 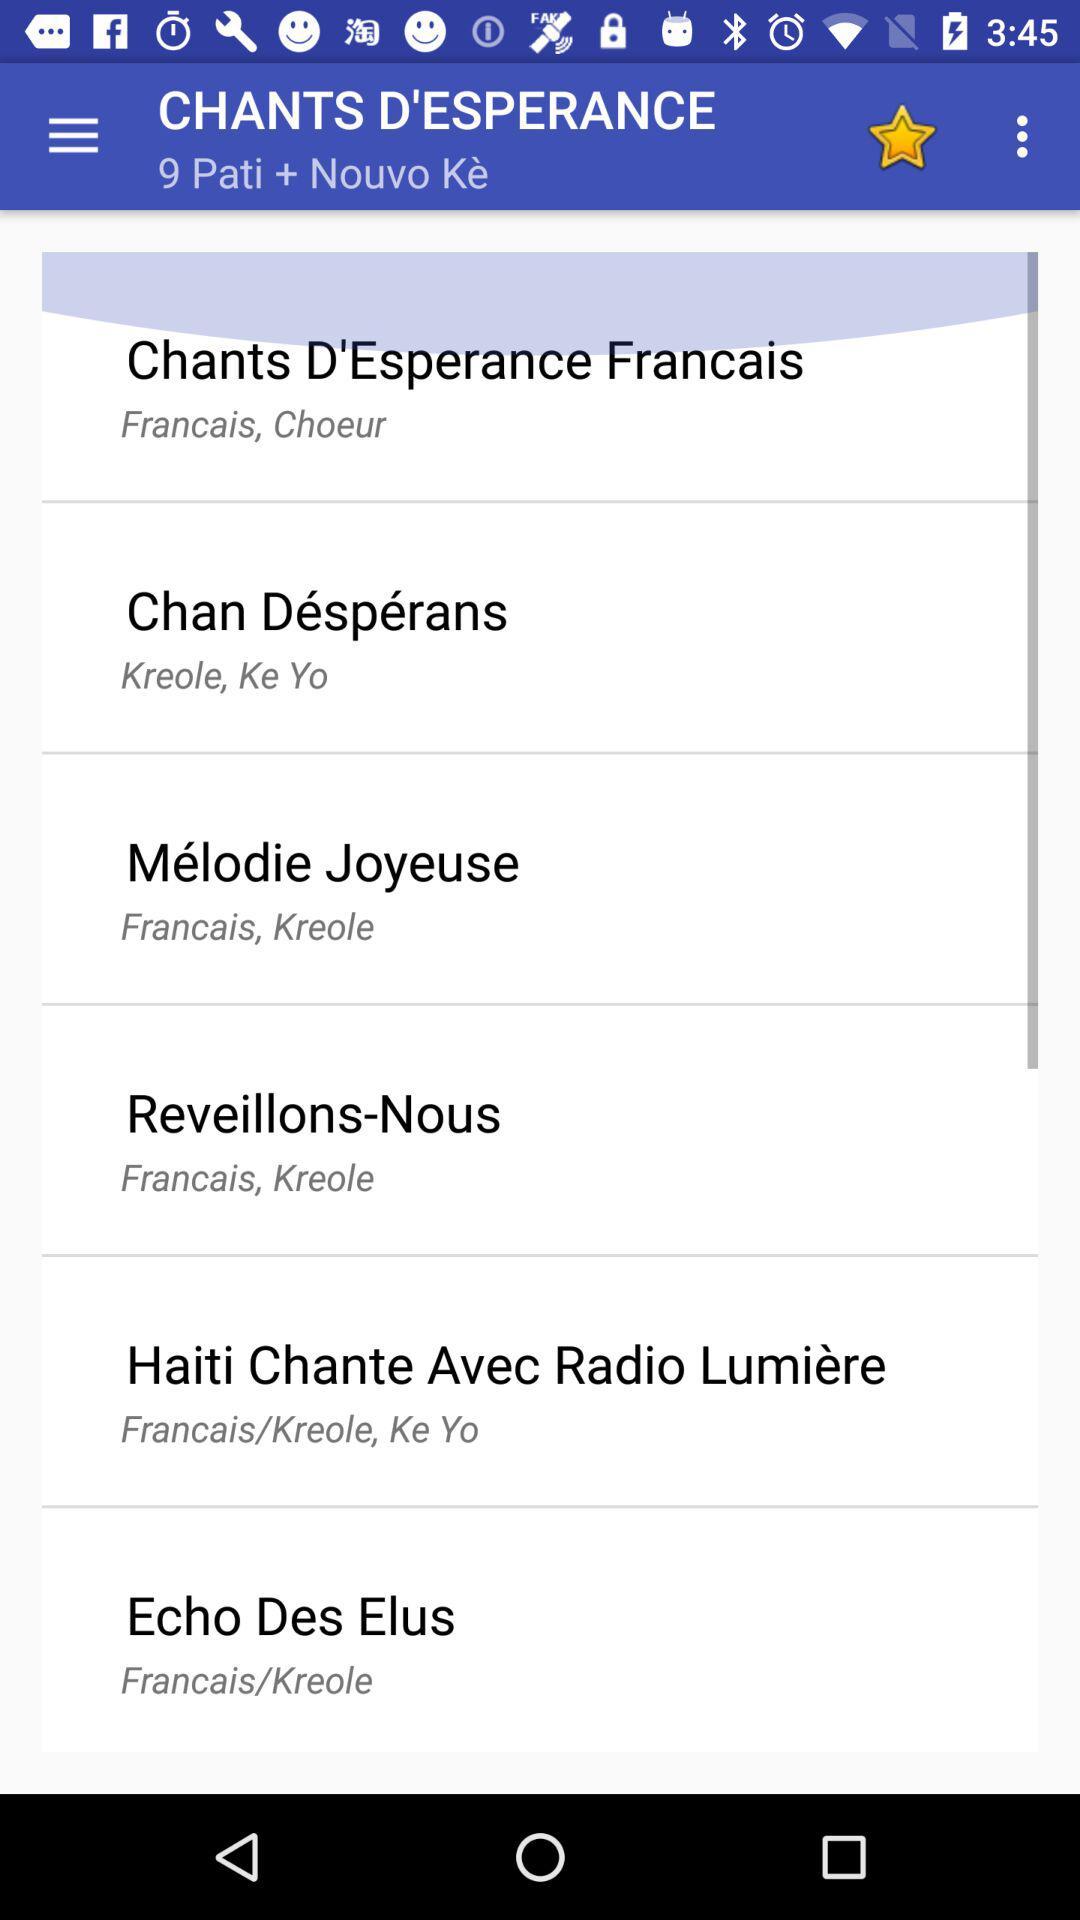 What do you see at coordinates (505, 1362) in the screenshot?
I see `the item below francais, kreole` at bounding box center [505, 1362].